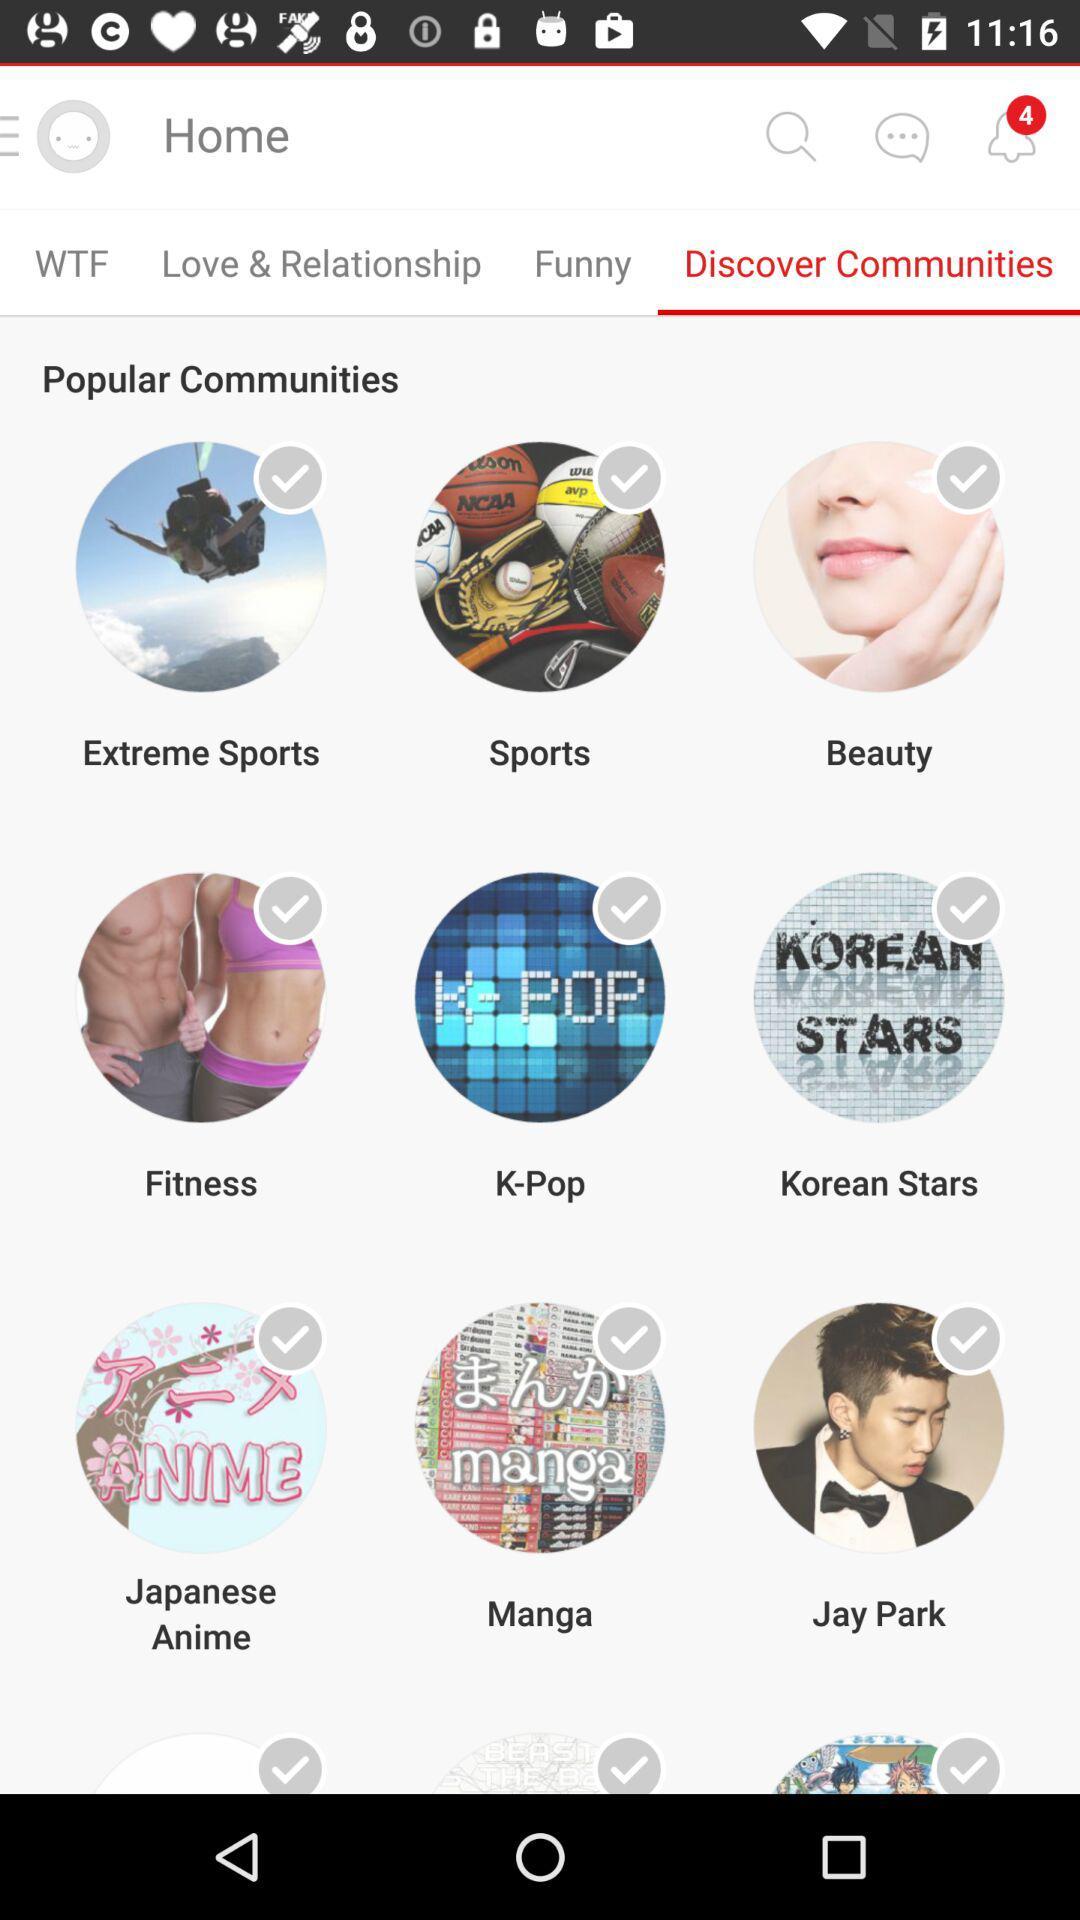  What do you see at coordinates (290, 1763) in the screenshot?
I see `communitie` at bounding box center [290, 1763].